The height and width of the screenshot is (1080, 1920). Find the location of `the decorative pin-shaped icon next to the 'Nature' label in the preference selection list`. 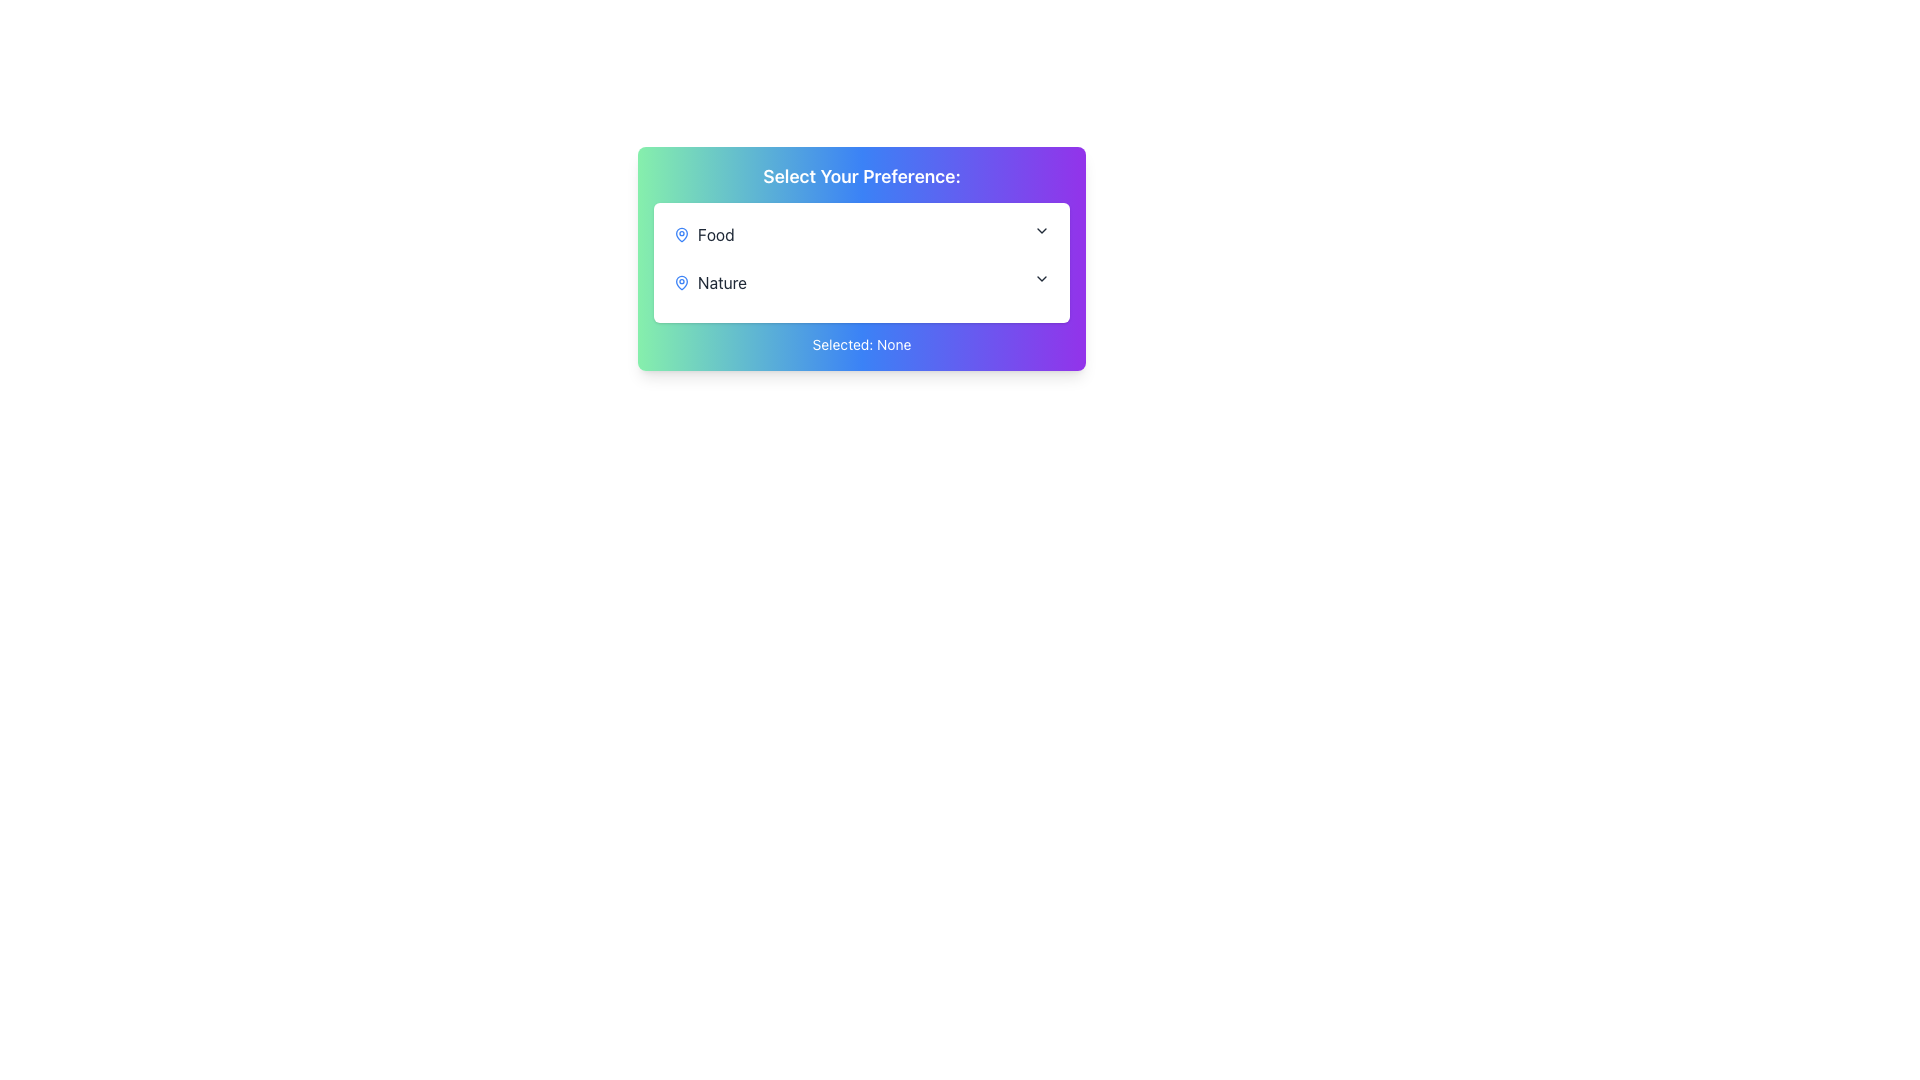

the decorative pin-shaped icon next to the 'Nature' label in the preference selection list is located at coordinates (681, 281).